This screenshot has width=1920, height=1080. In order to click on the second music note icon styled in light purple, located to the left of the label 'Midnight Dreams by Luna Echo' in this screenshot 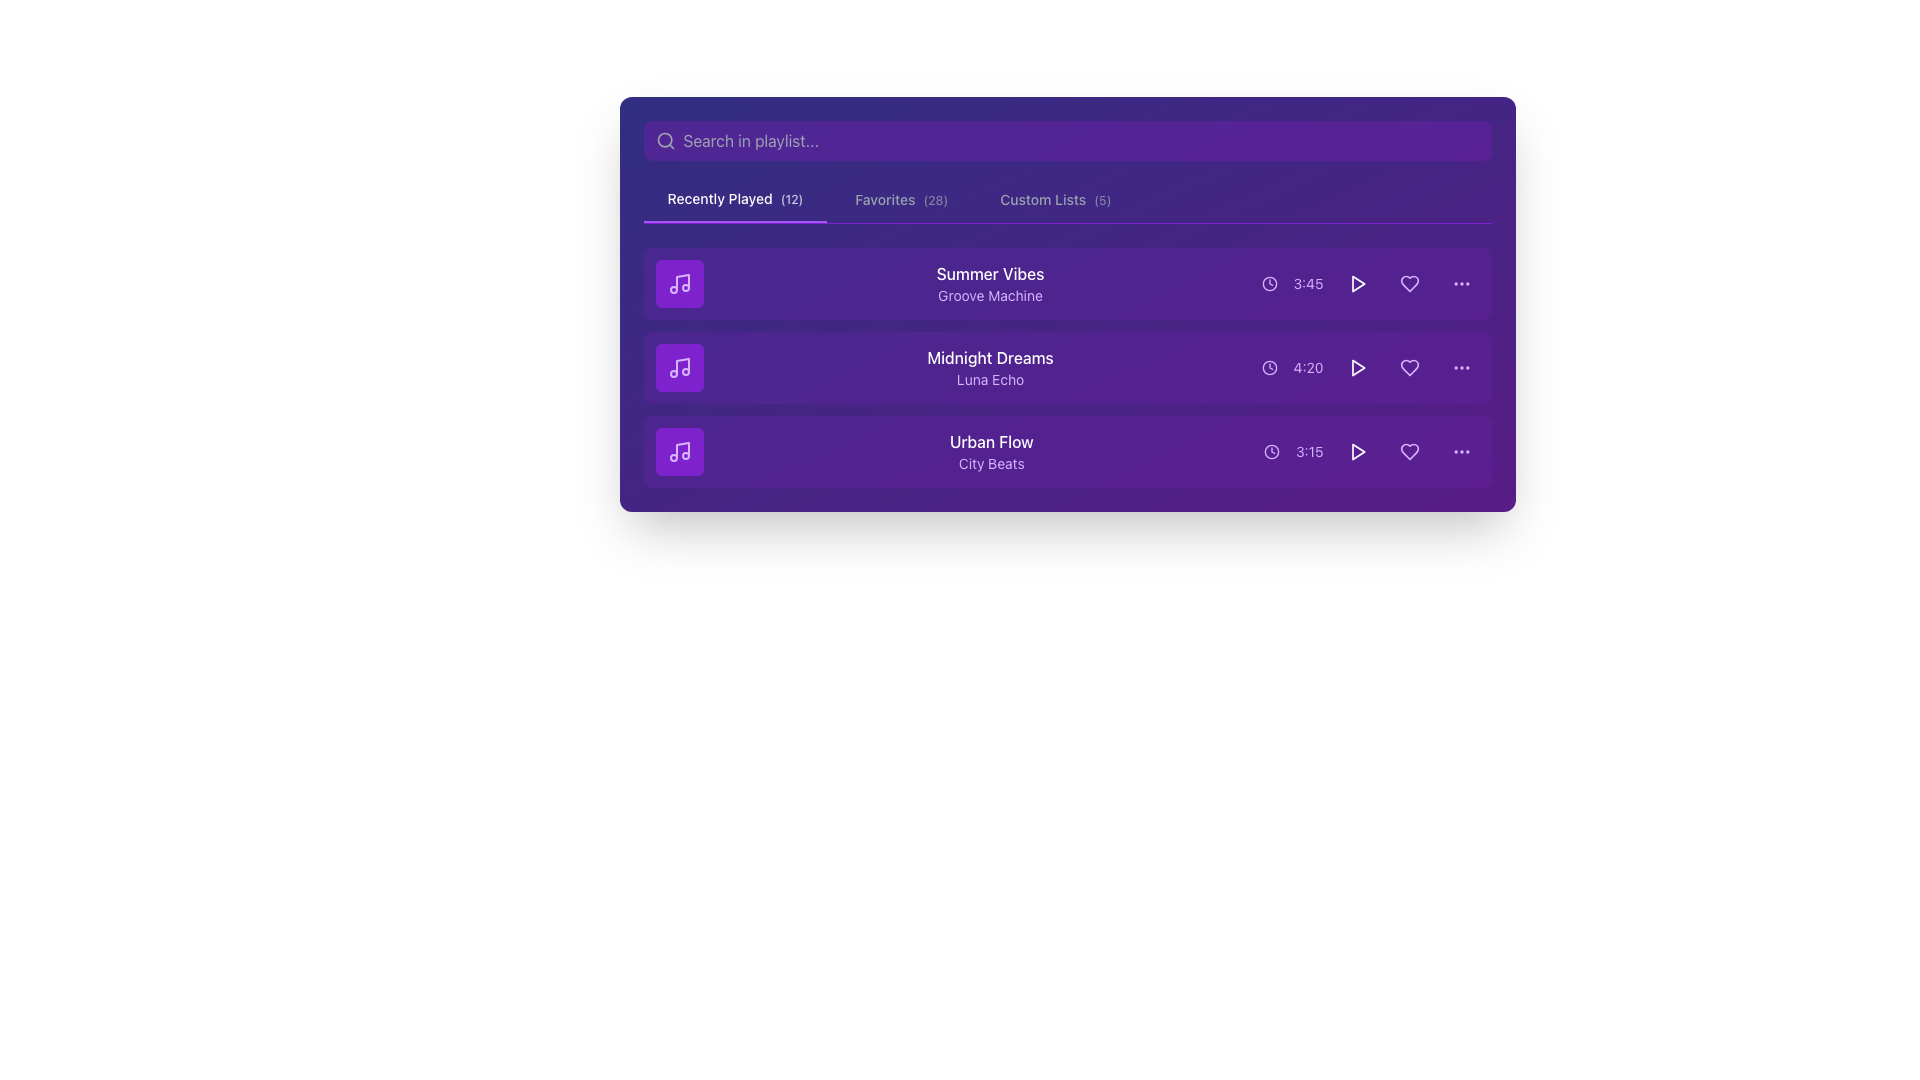, I will do `click(679, 367)`.